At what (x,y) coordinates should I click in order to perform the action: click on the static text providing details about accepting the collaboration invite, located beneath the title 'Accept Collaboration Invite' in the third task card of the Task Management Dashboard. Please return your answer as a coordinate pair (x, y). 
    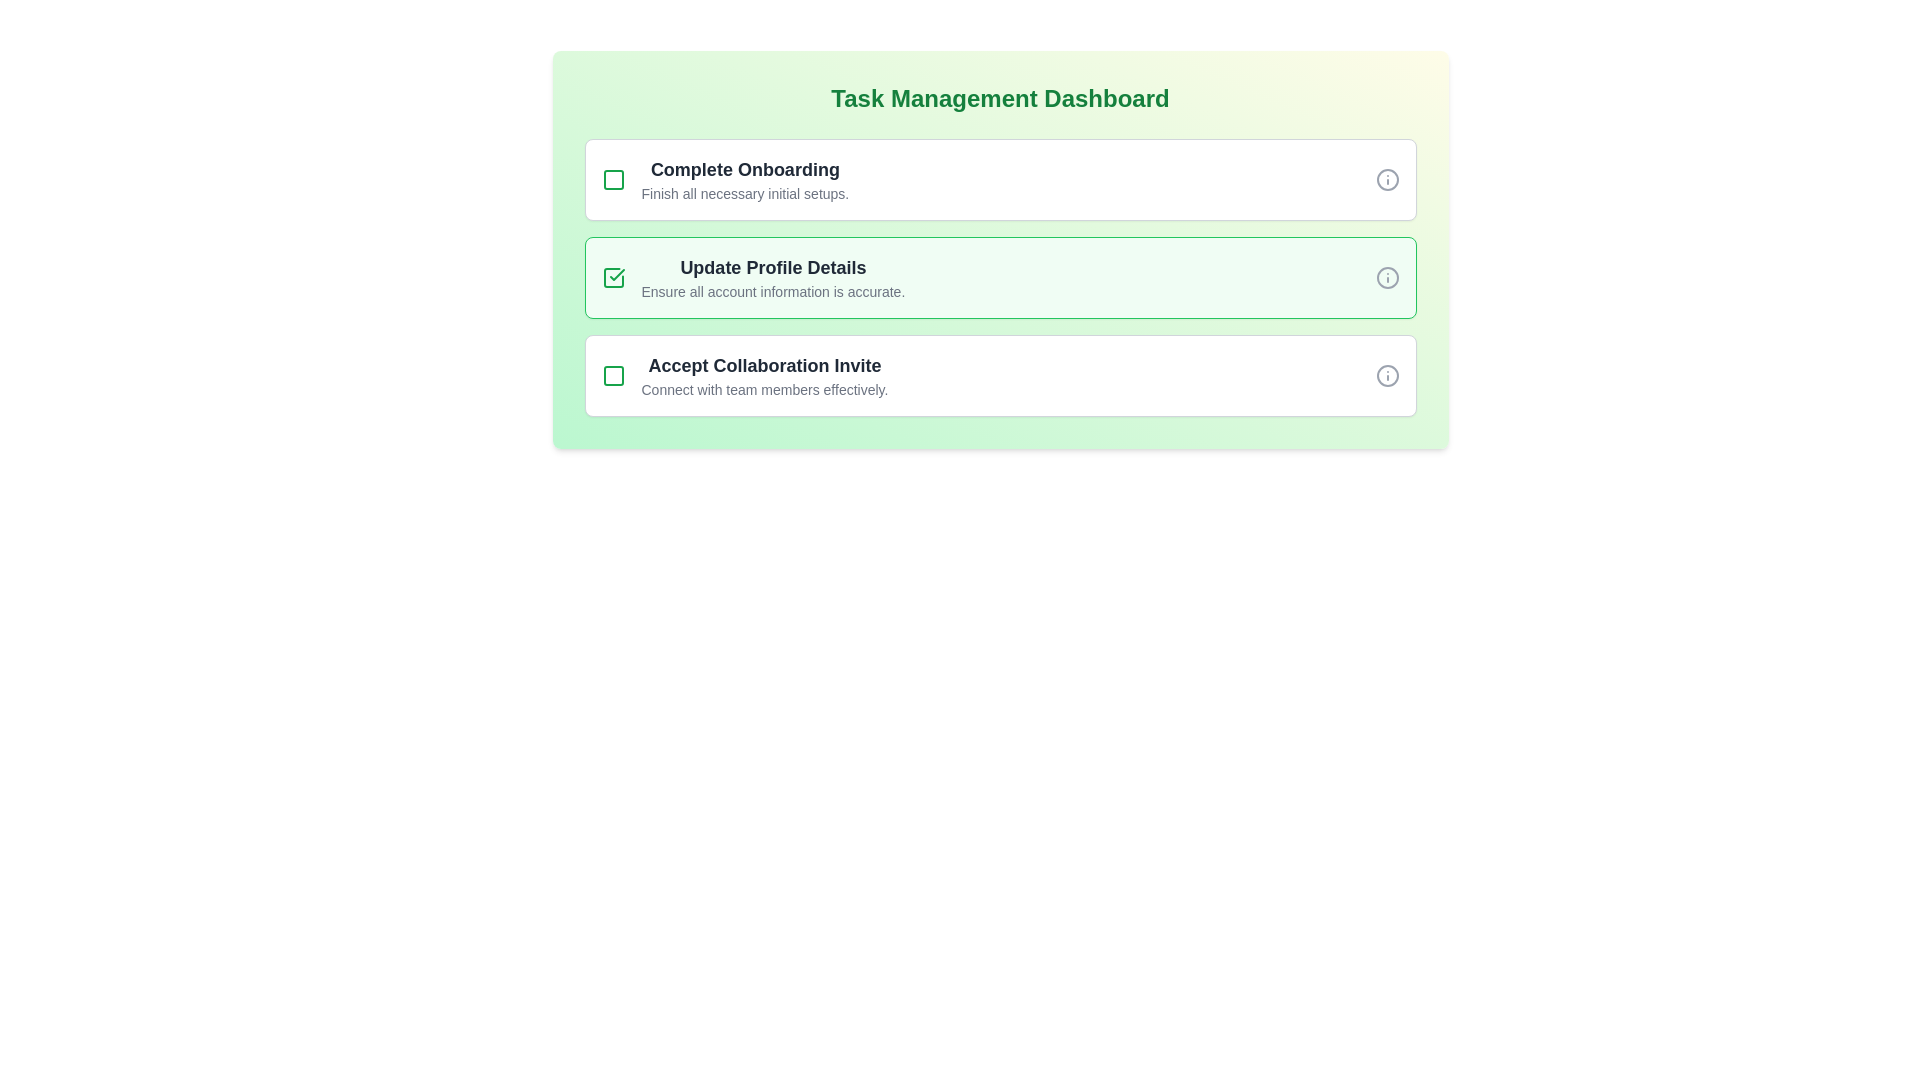
    Looking at the image, I should click on (763, 389).